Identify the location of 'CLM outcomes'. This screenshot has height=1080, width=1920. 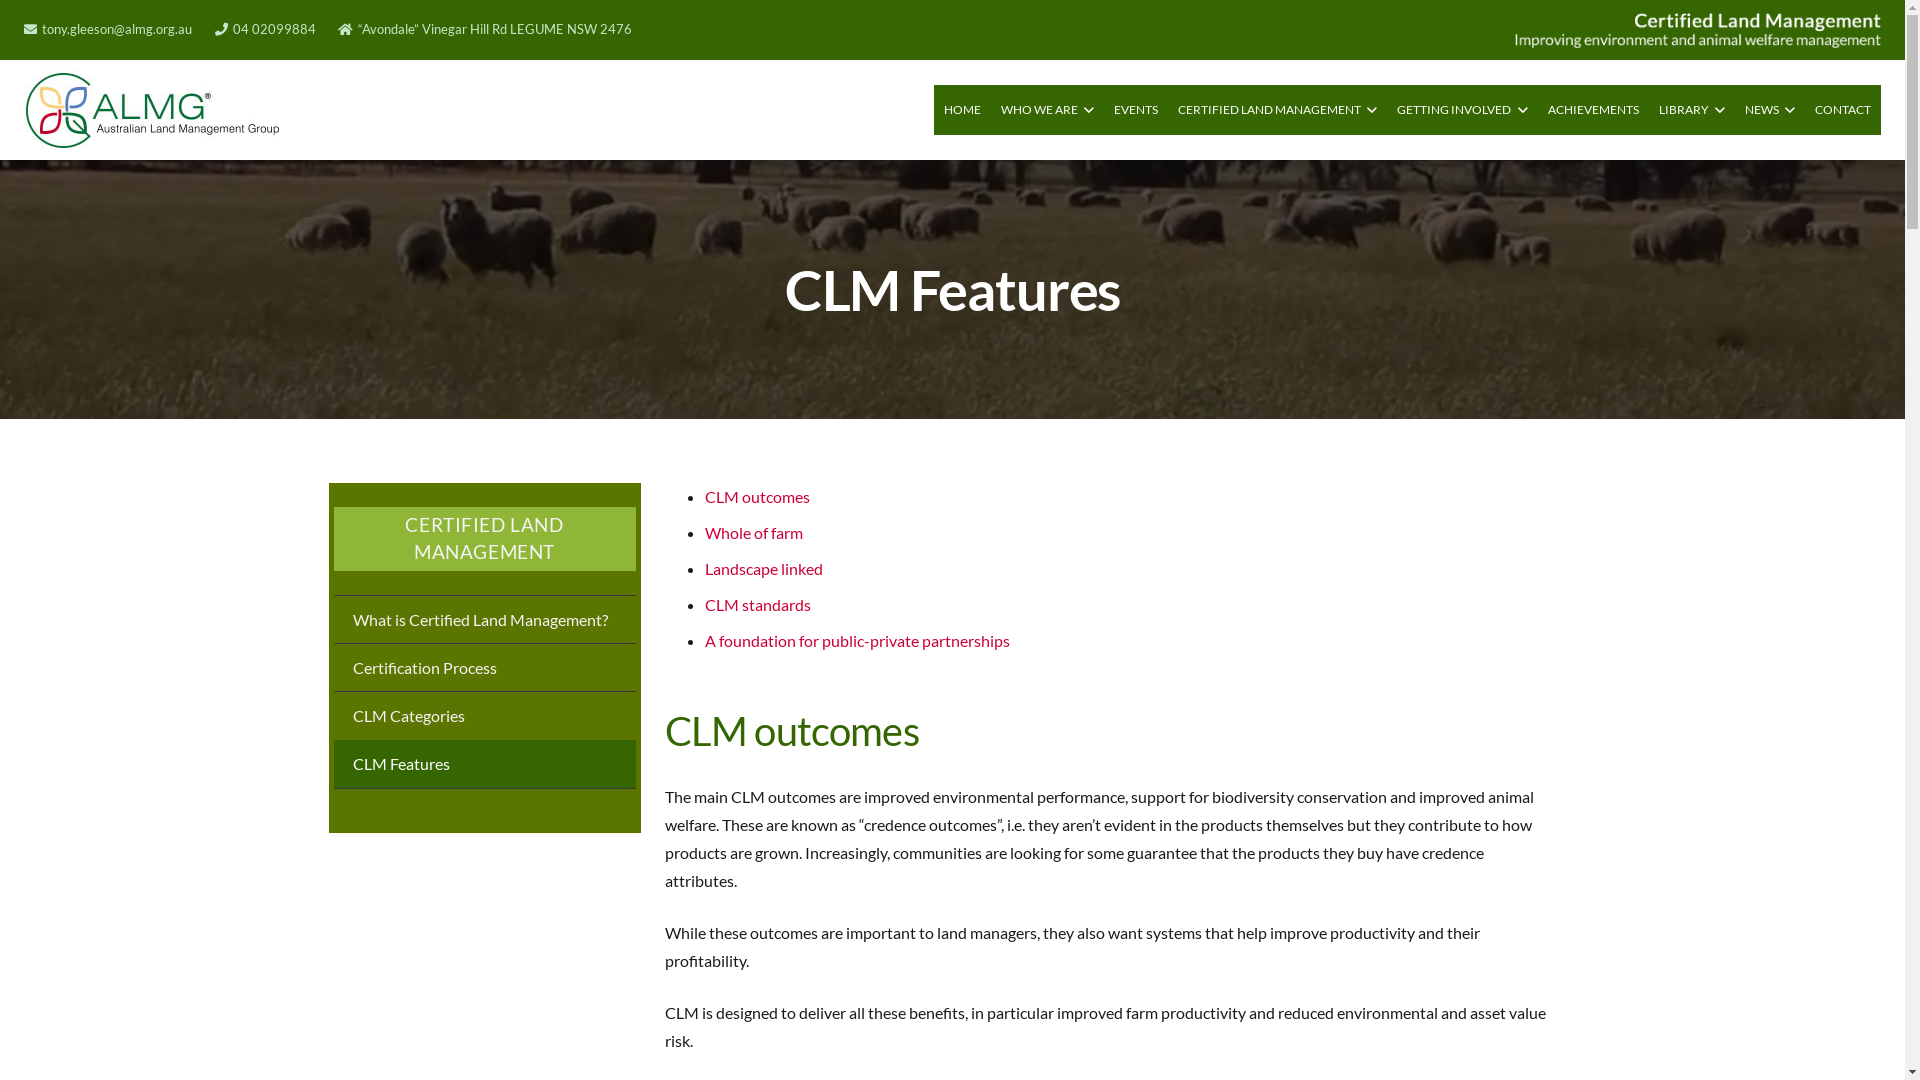
(755, 495).